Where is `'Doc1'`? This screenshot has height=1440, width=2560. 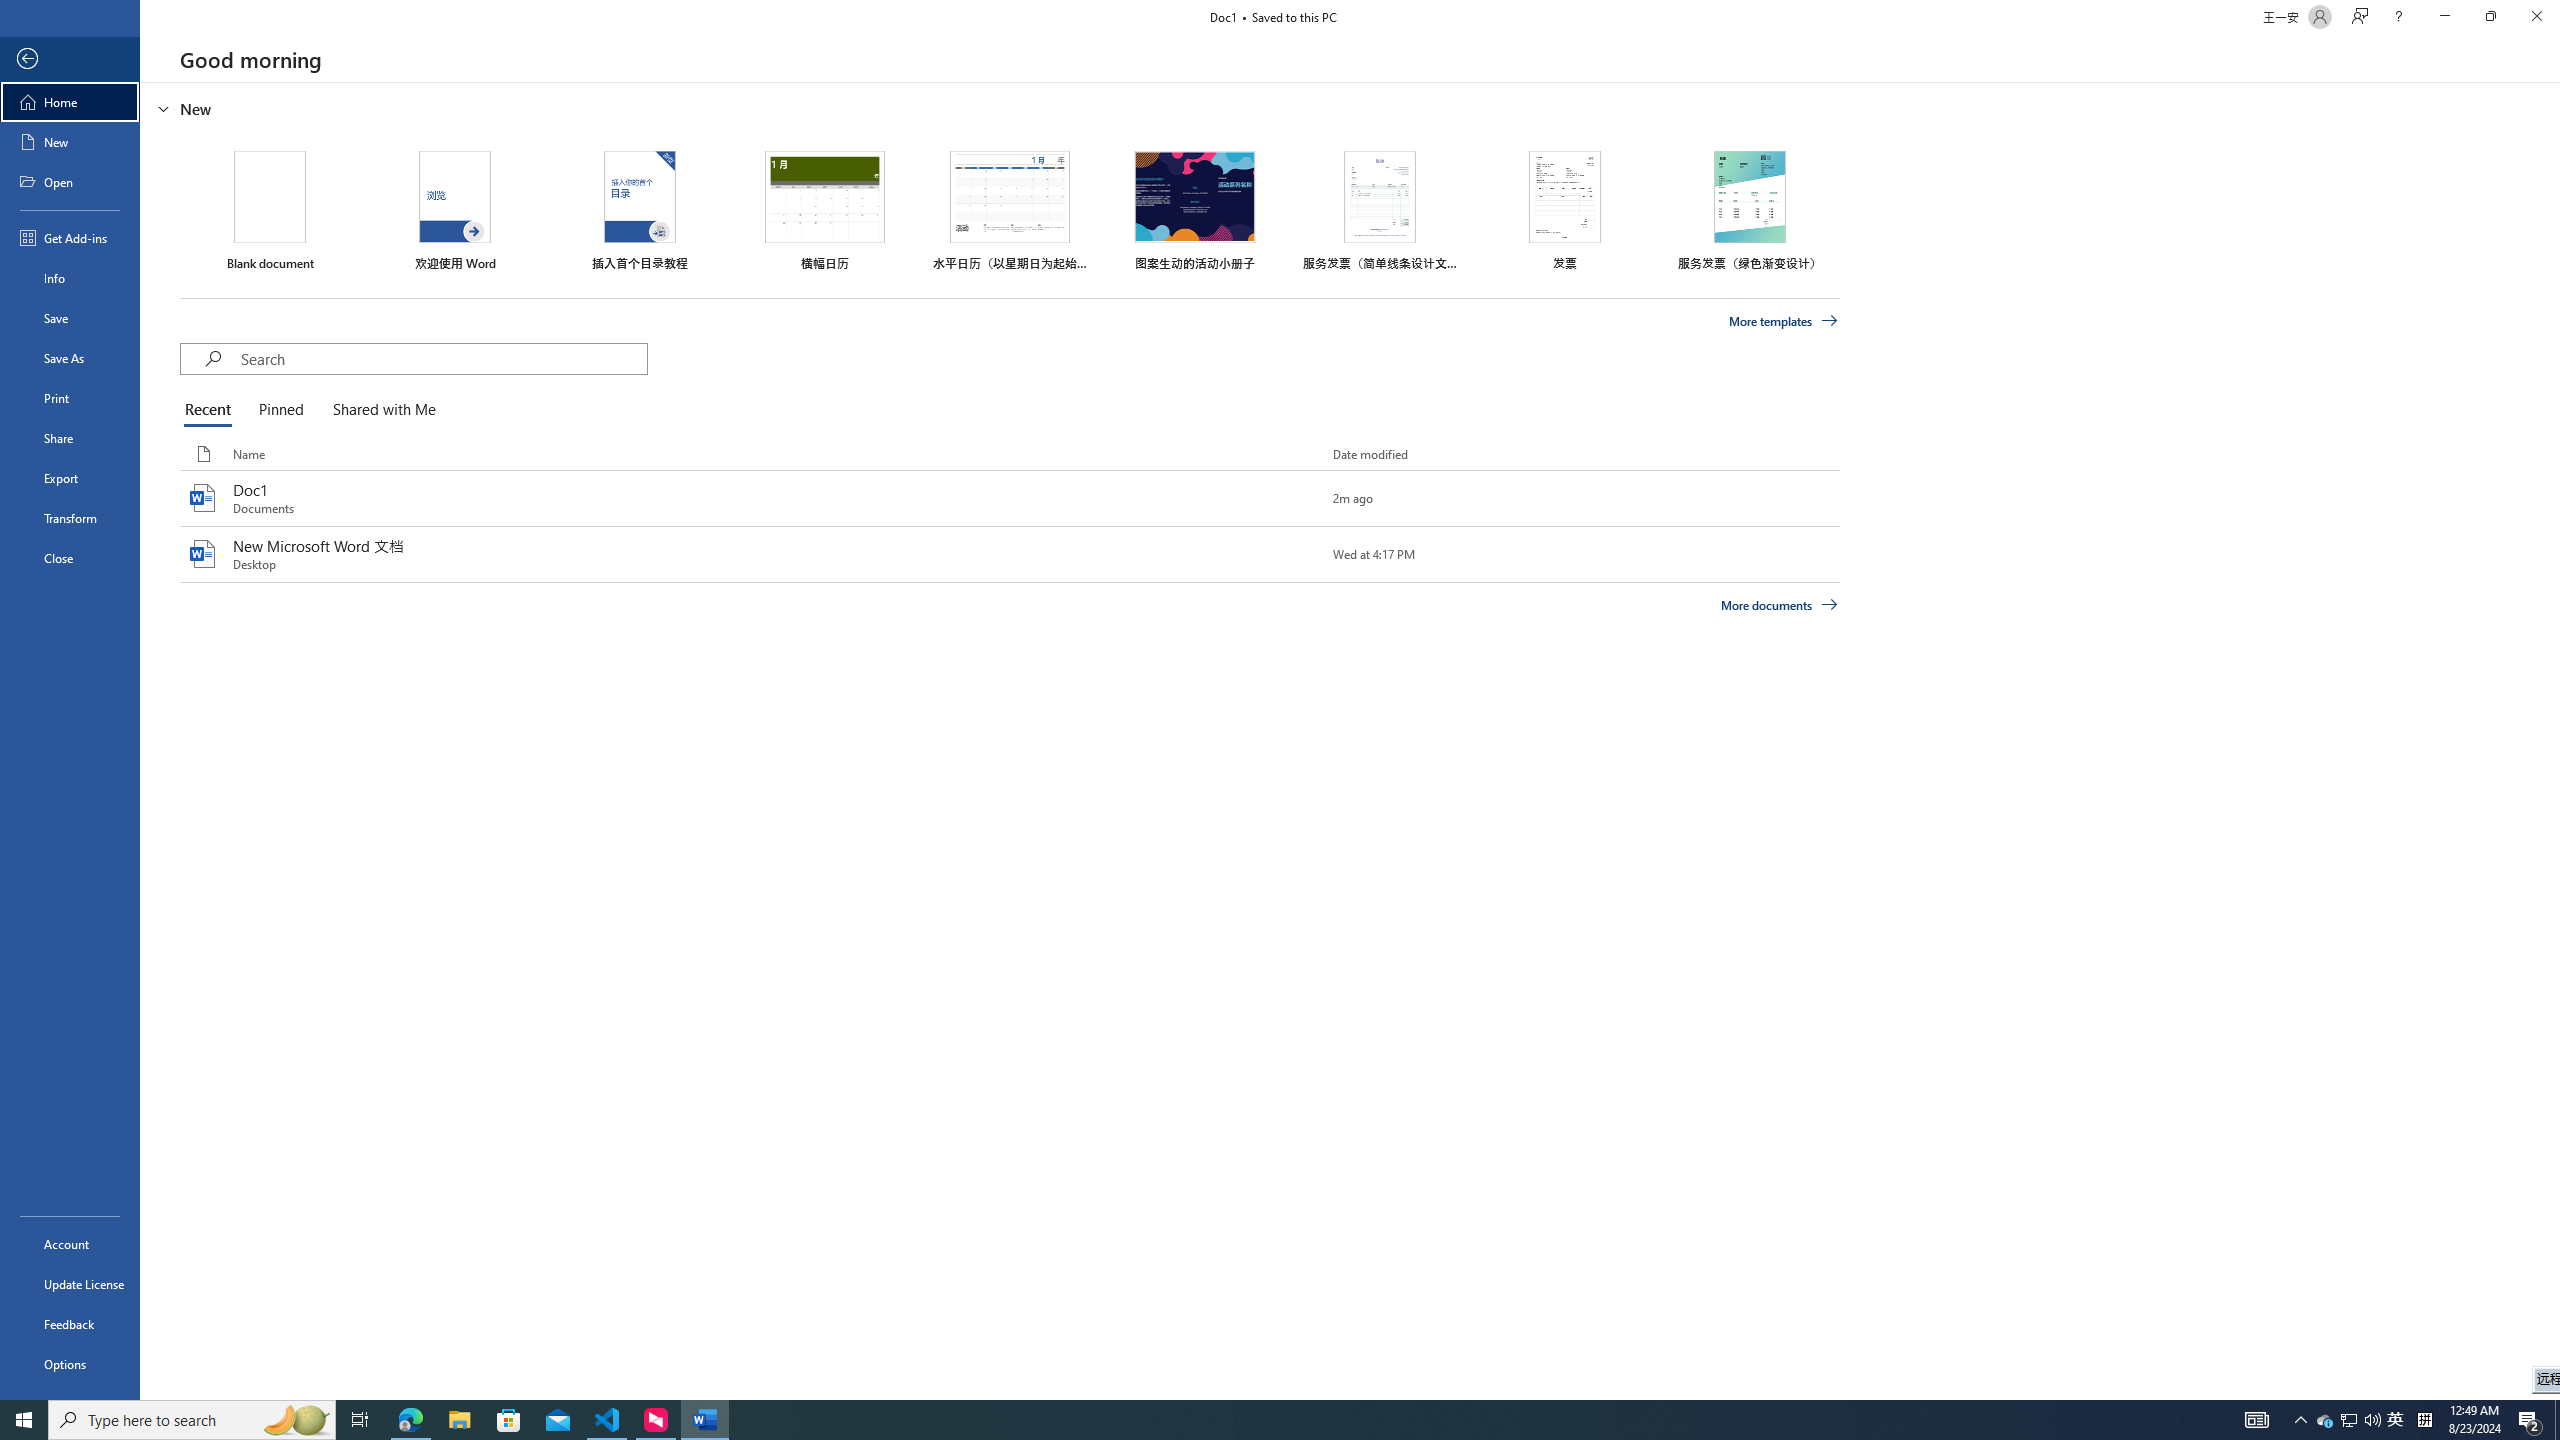 'Doc1' is located at coordinates (1008, 497).